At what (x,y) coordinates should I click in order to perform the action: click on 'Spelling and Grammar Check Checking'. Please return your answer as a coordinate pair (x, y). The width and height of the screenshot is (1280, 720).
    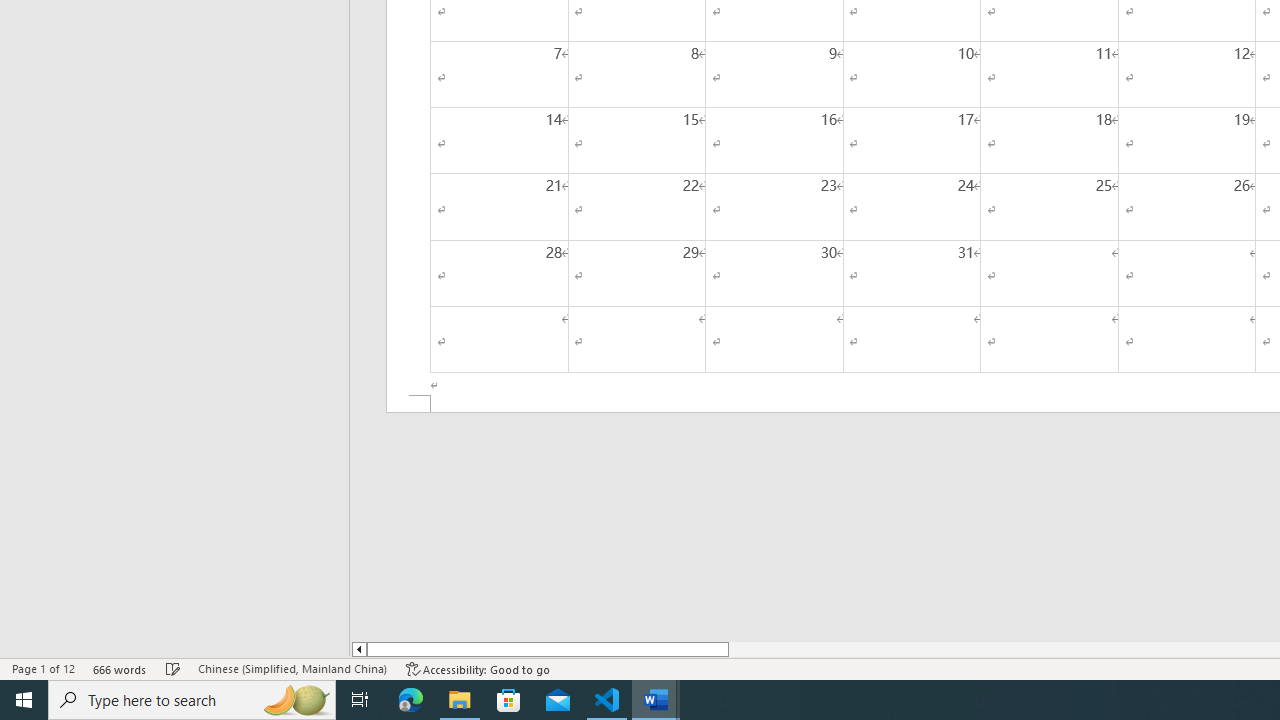
    Looking at the image, I should click on (173, 669).